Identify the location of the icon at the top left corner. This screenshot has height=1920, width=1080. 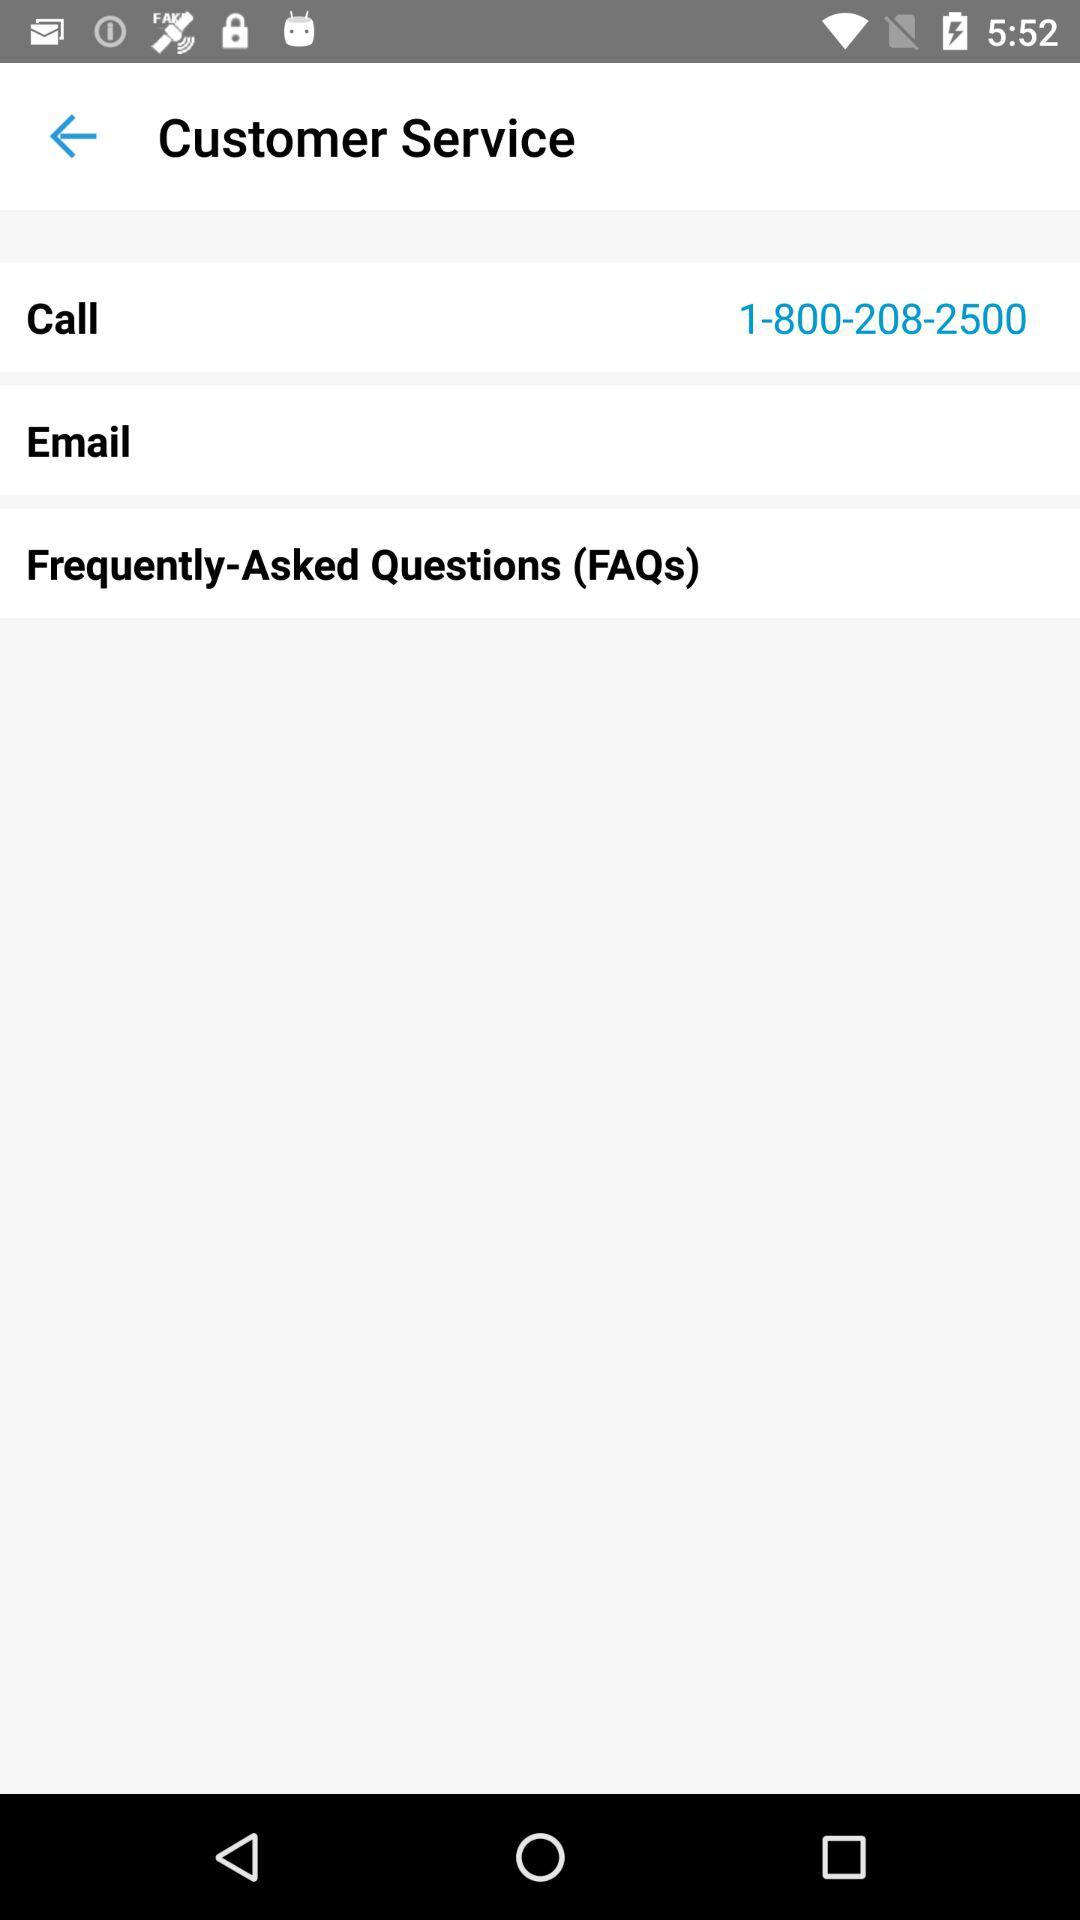
(72, 135).